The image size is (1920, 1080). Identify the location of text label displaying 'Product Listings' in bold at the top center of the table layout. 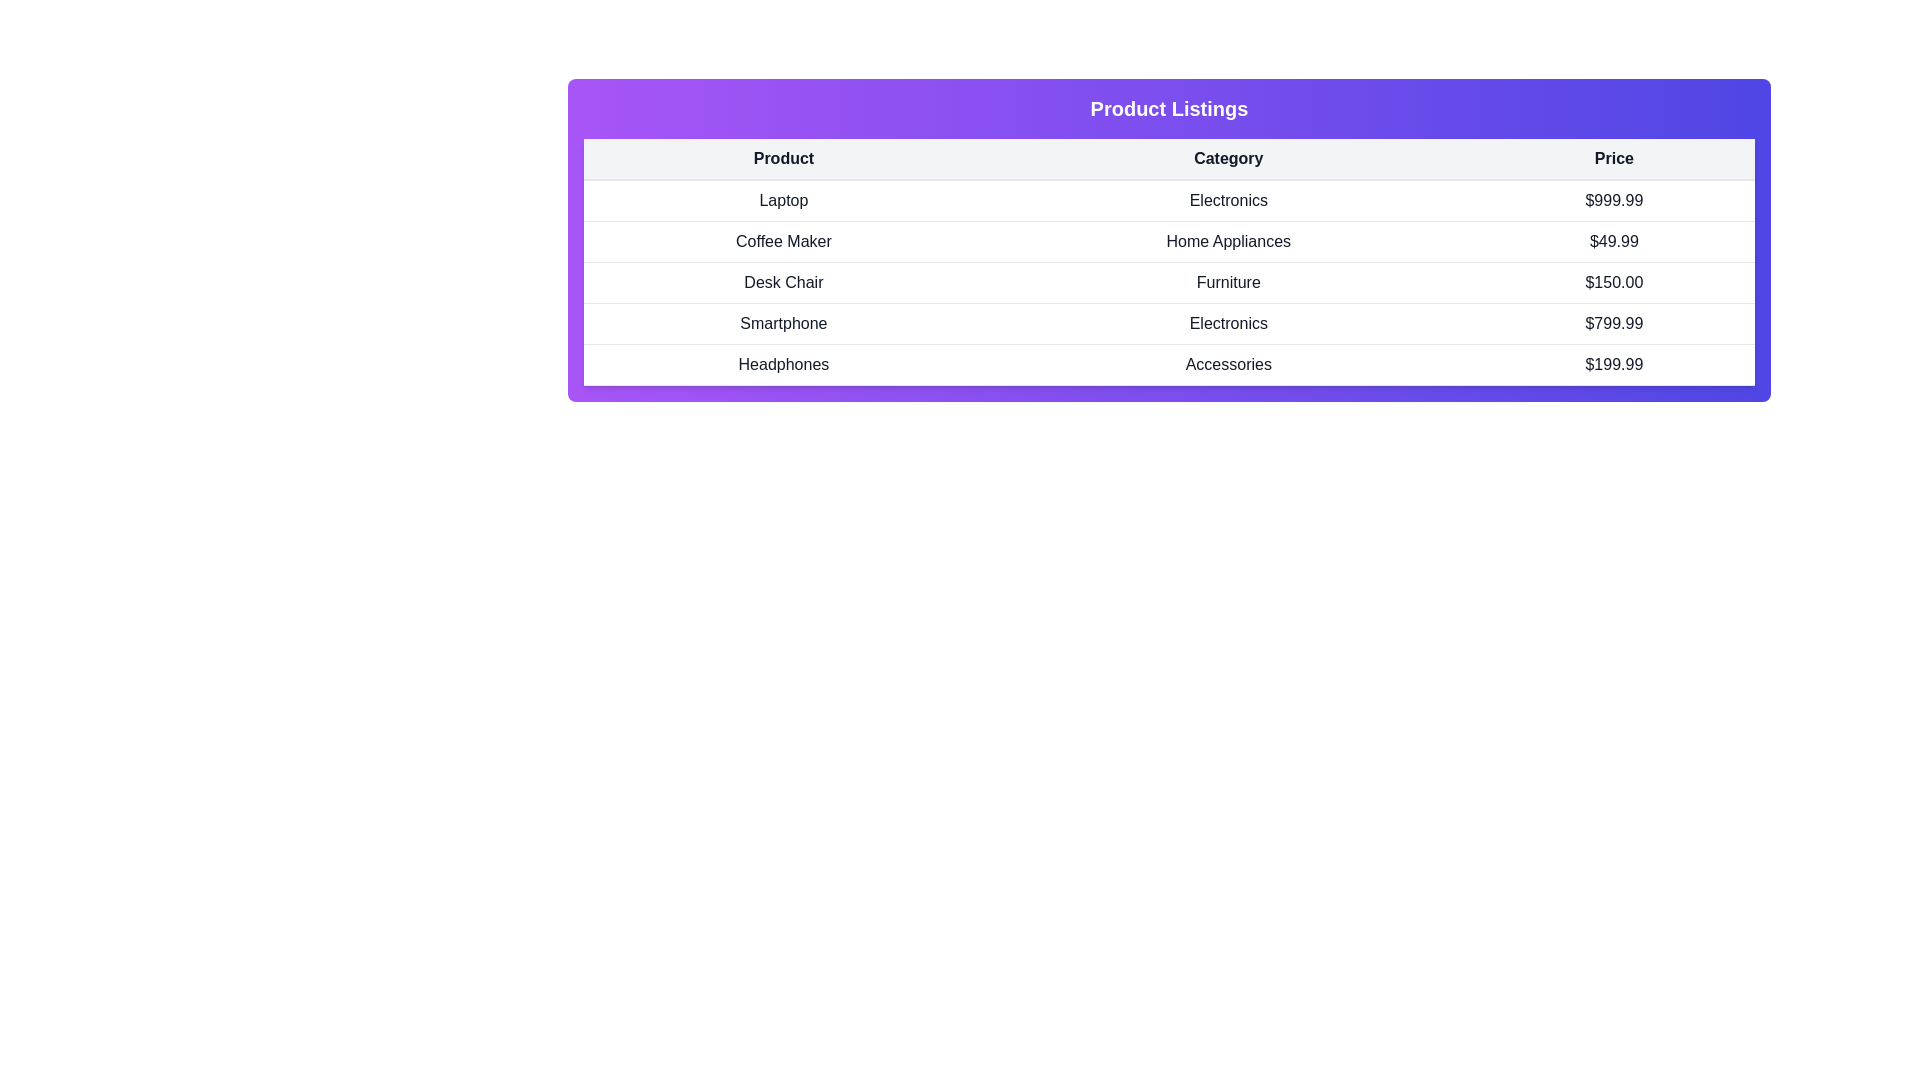
(1169, 108).